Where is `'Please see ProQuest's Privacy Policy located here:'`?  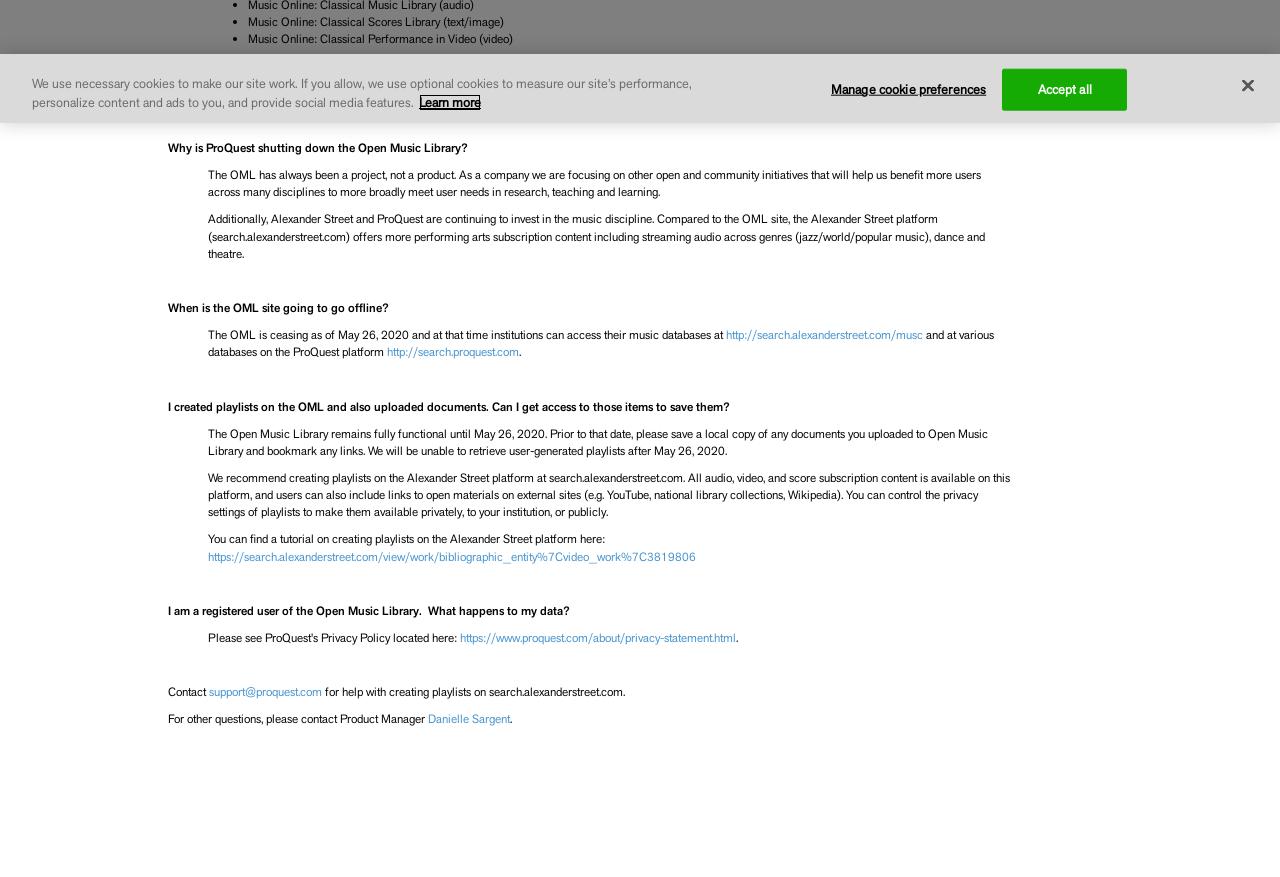
'Please see ProQuest's Privacy Policy located here:' is located at coordinates (333, 636).